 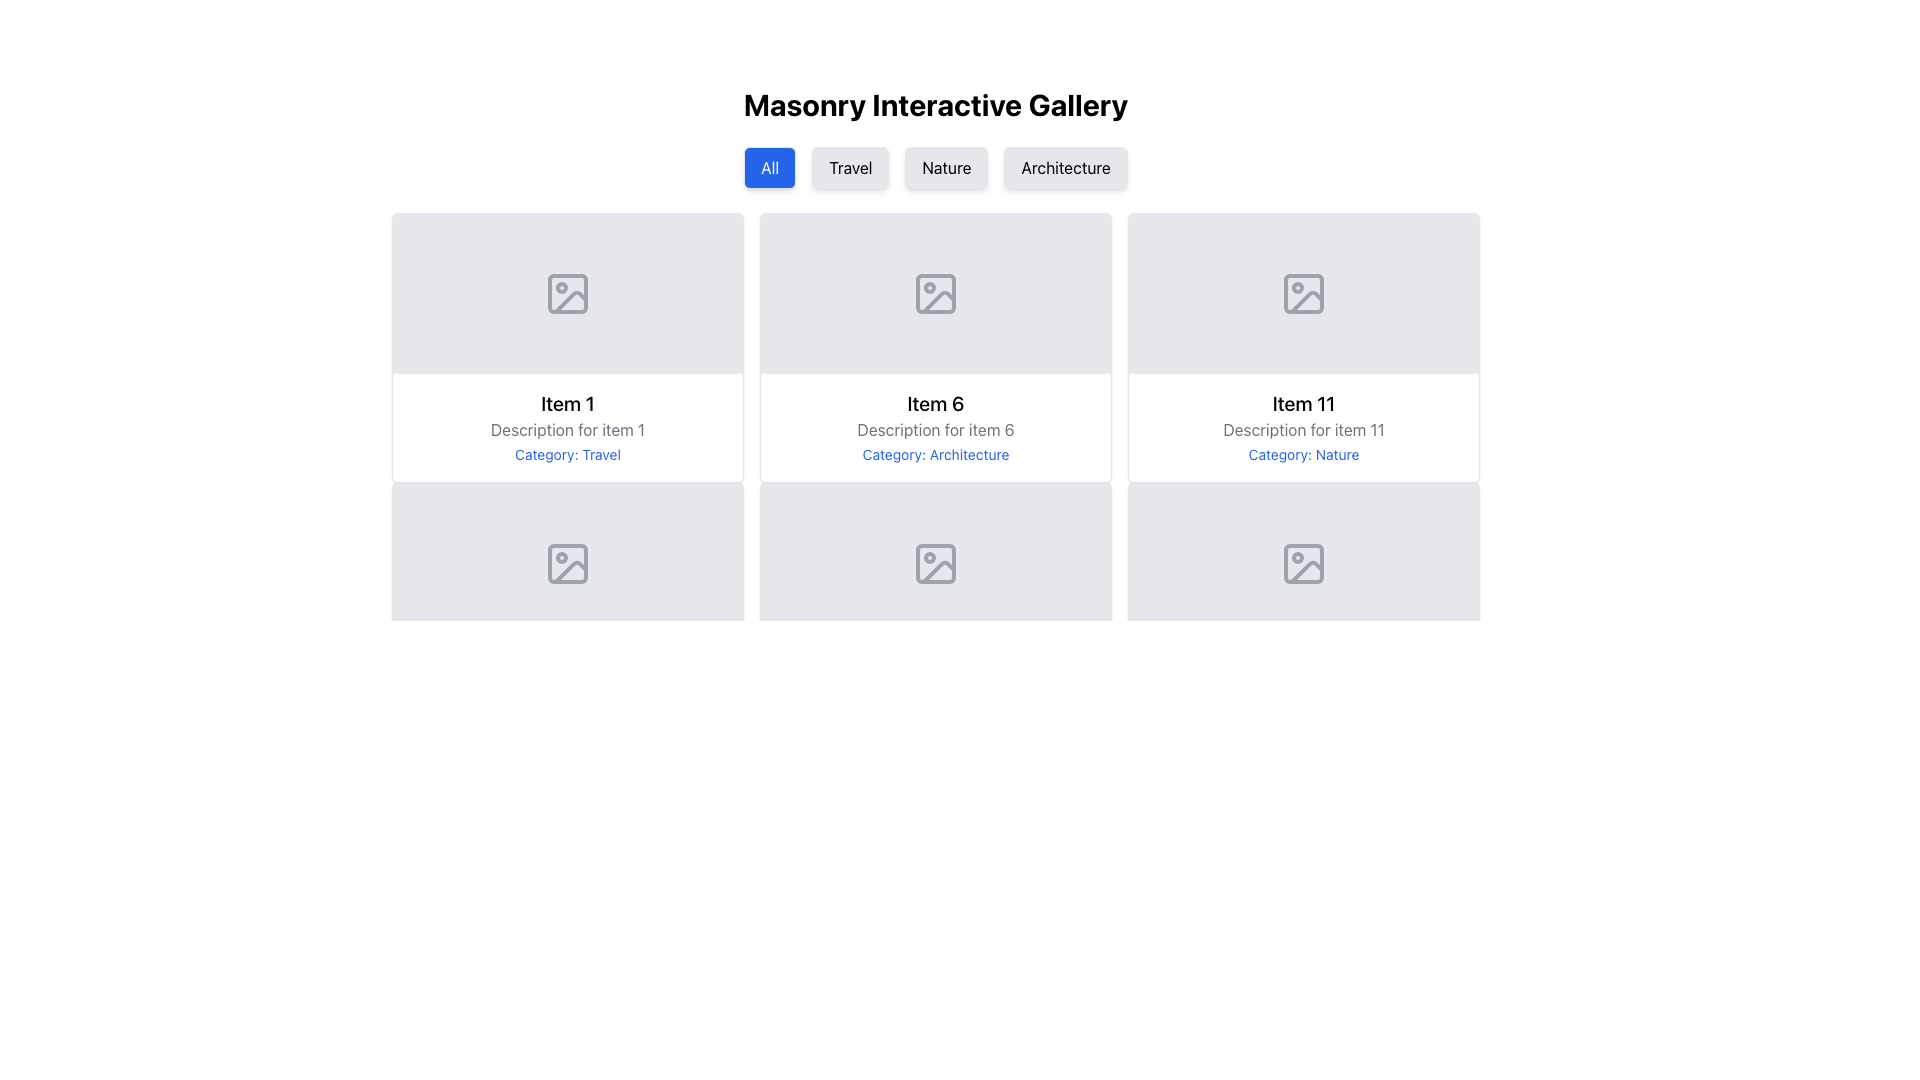 What do you see at coordinates (935, 293) in the screenshot?
I see `the placeholder icon located in the center of the gray rectangular block for 'Item 6' in the masonry gallery layout` at bounding box center [935, 293].